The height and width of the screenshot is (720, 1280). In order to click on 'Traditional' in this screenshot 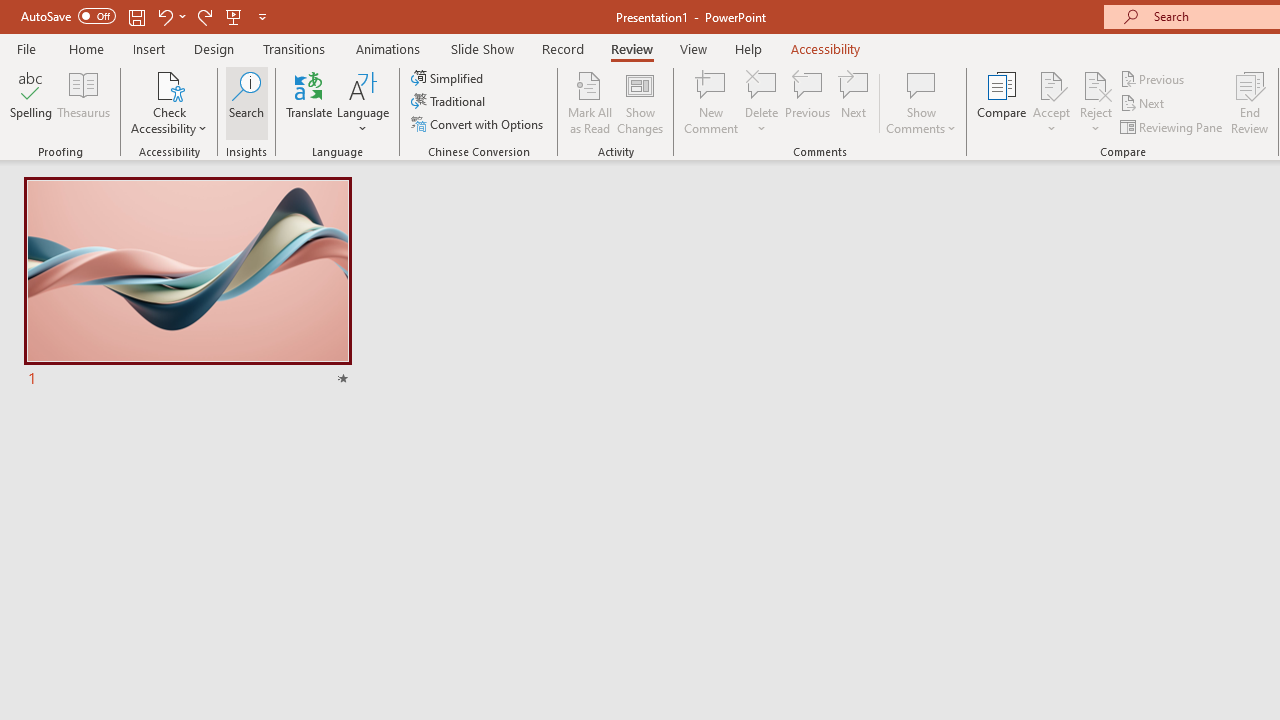, I will do `click(448, 101)`.